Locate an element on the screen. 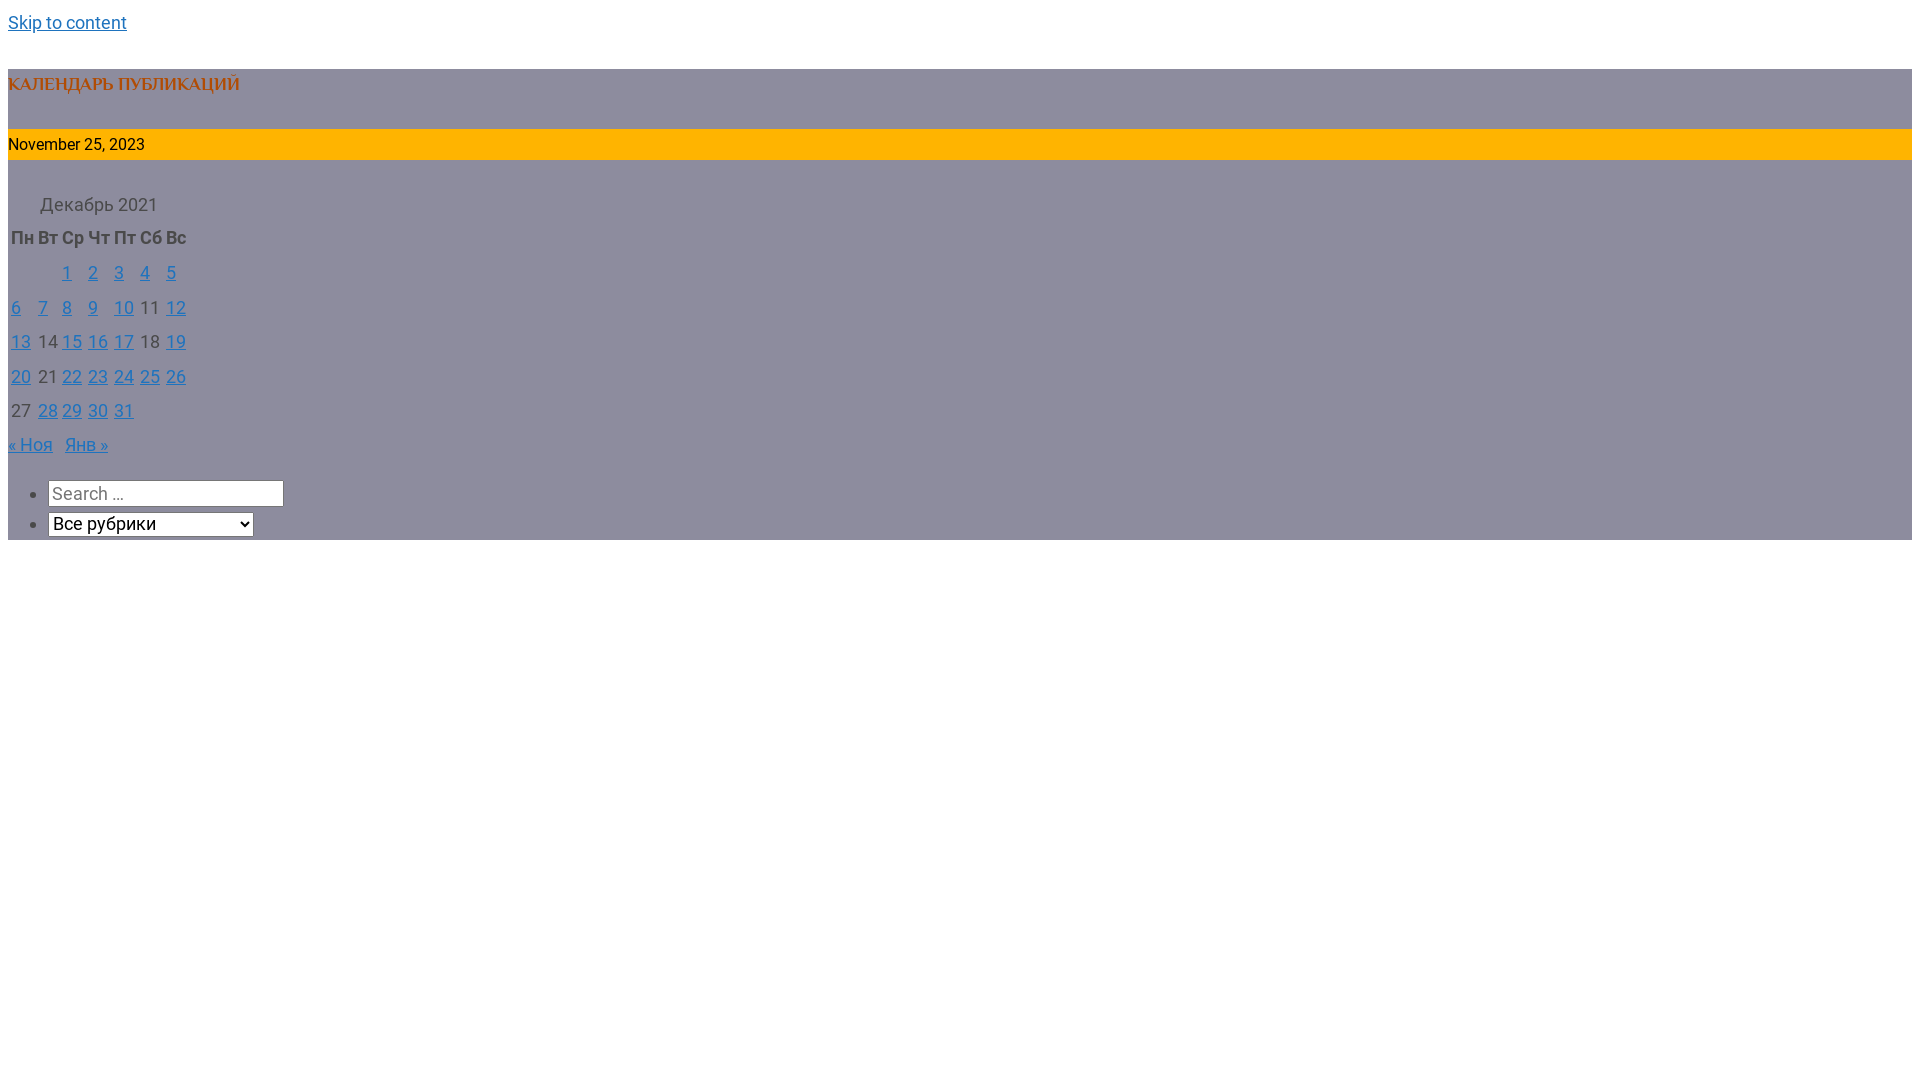 The height and width of the screenshot is (1080, 1920). '17' is located at coordinates (123, 340).